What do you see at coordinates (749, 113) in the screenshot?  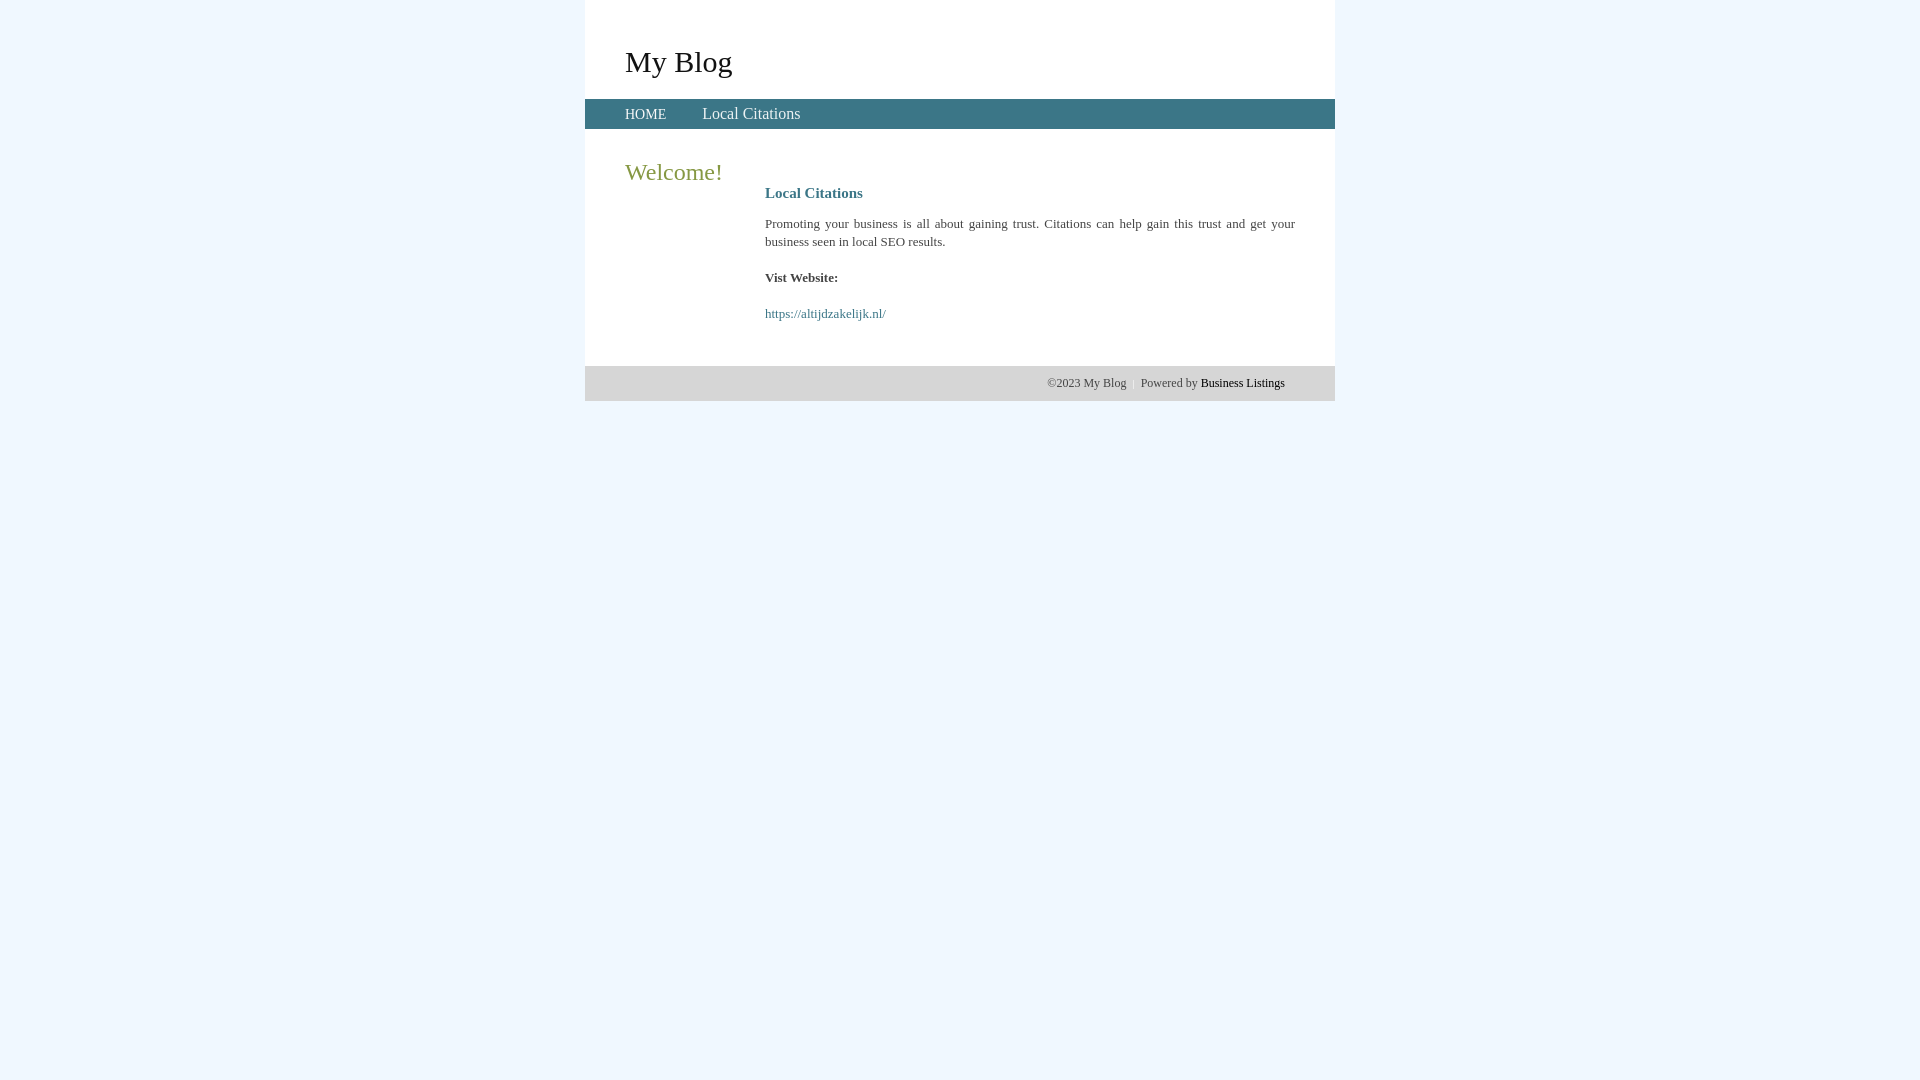 I see `'Local Citations'` at bounding box center [749, 113].